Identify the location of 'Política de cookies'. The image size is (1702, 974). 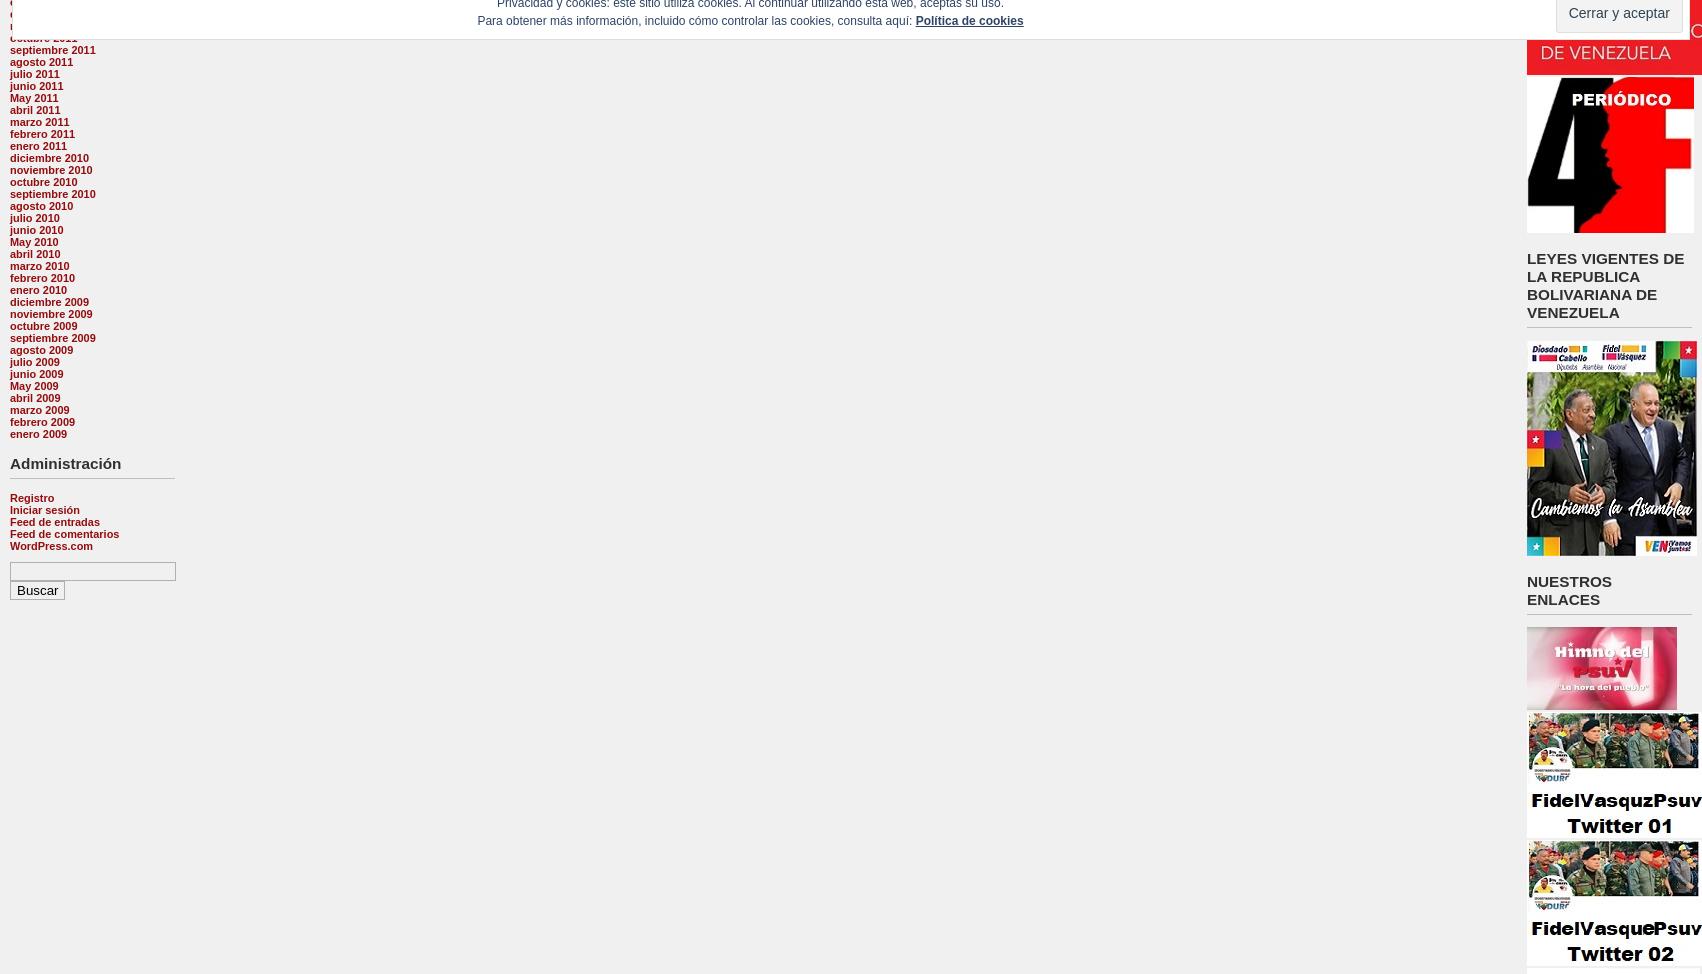
(968, 19).